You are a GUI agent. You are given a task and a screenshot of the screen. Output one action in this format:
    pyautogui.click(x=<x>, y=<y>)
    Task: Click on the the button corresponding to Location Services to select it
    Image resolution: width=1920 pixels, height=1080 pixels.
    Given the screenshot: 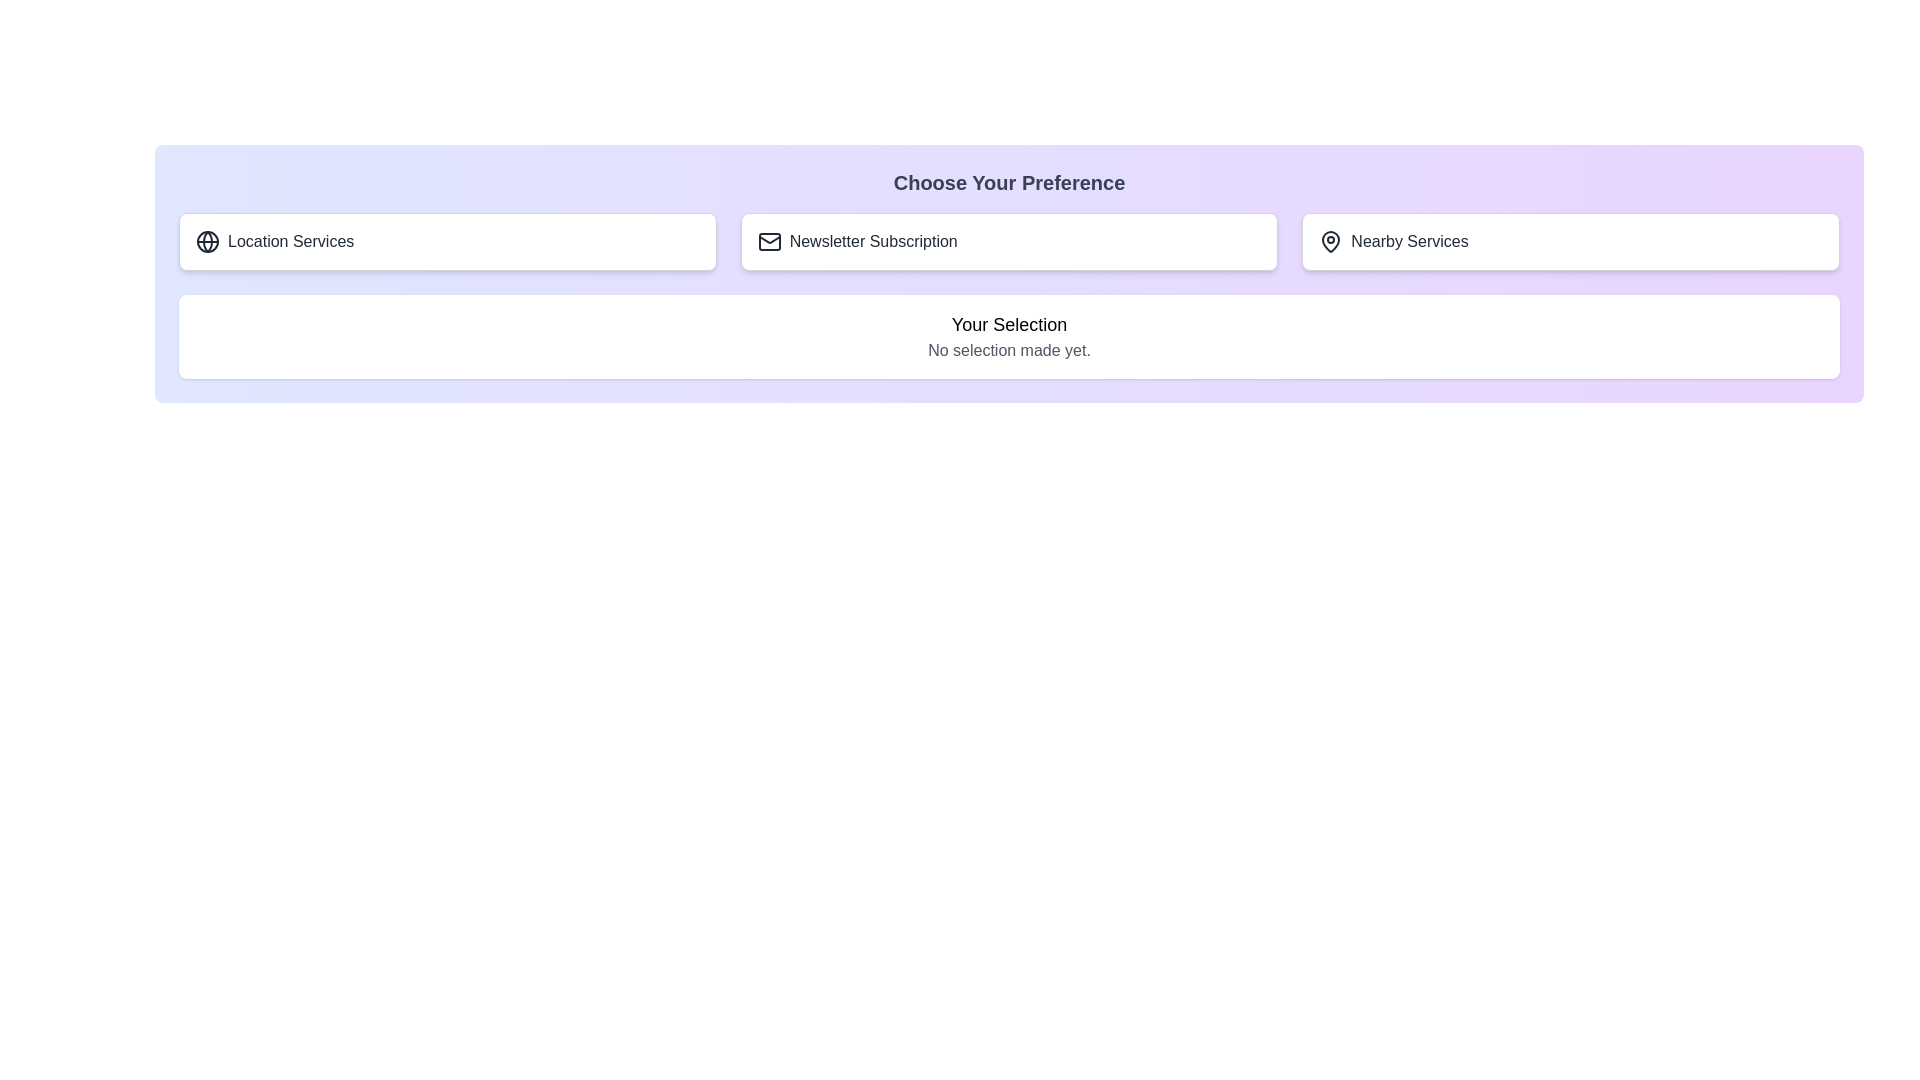 What is the action you would take?
    pyautogui.click(x=446, y=241)
    